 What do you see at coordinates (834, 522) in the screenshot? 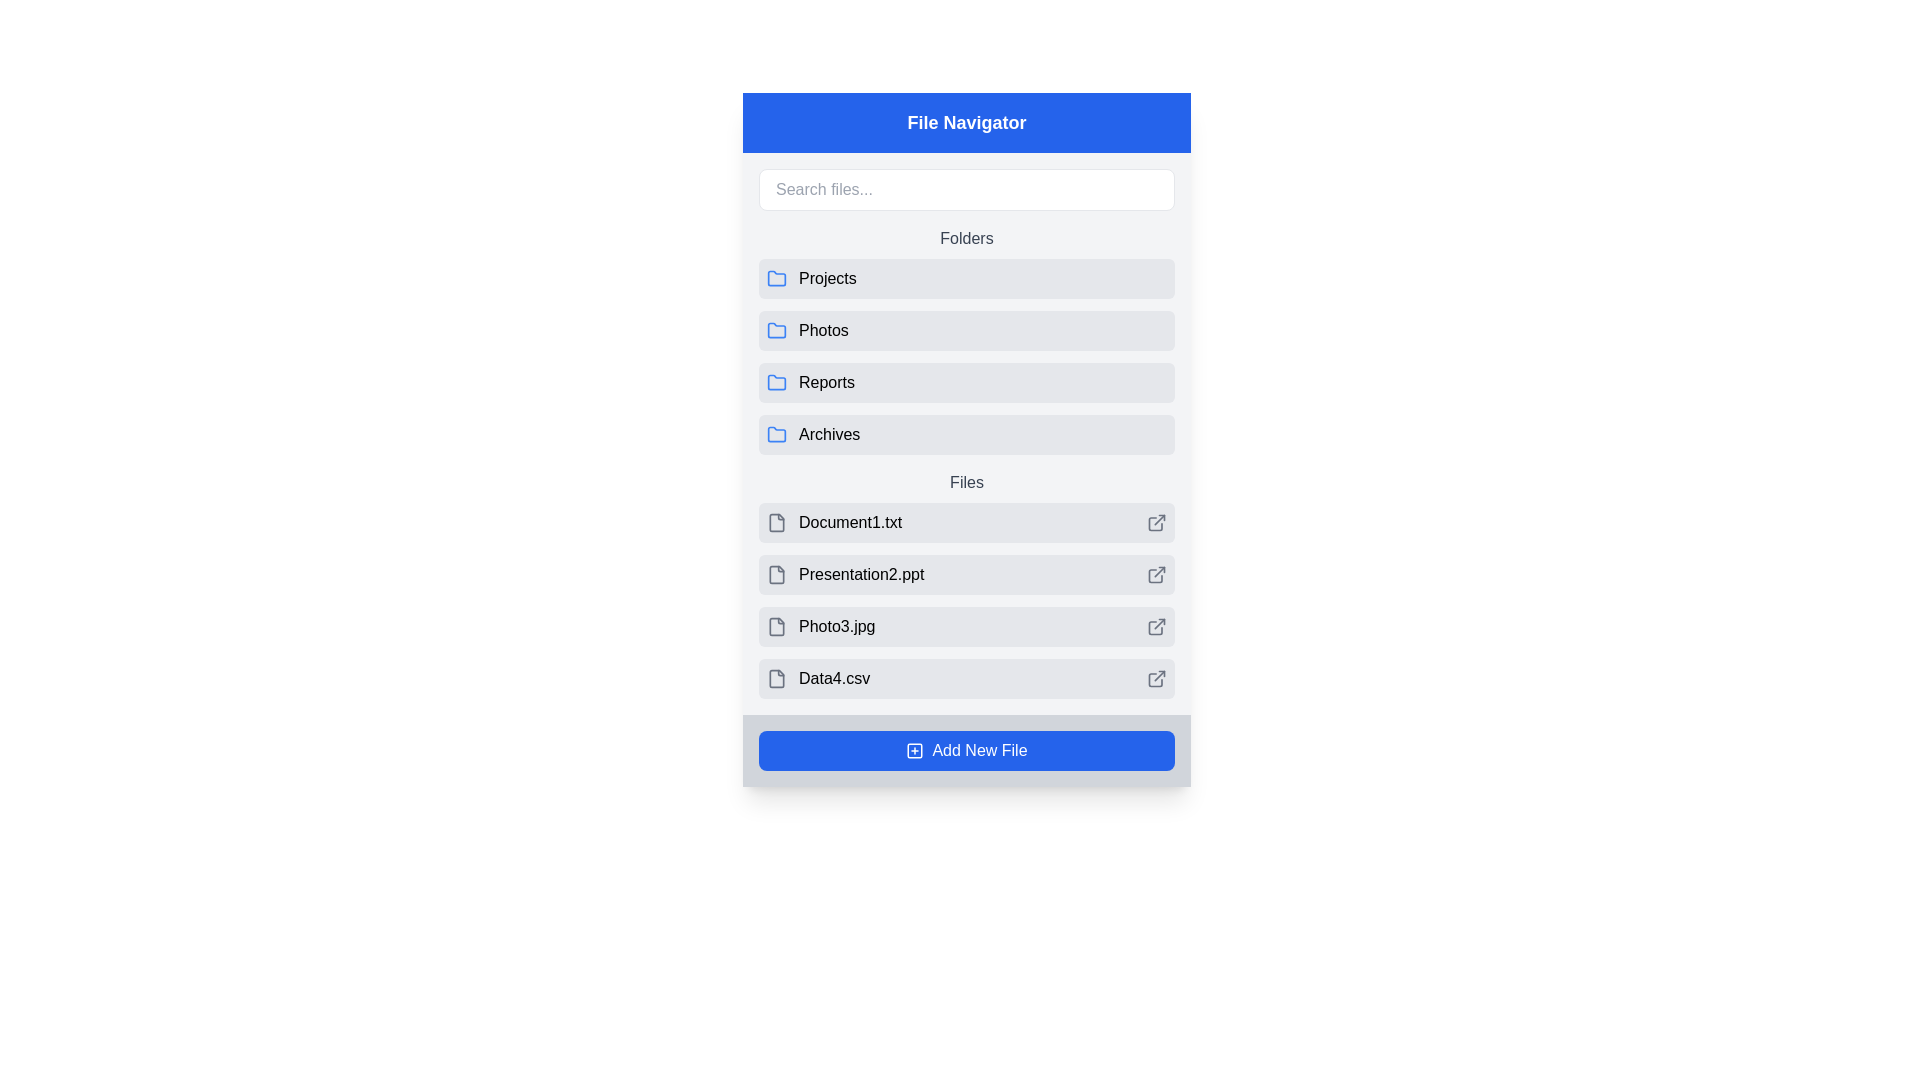
I see `the first file entry` at bounding box center [834, 522].